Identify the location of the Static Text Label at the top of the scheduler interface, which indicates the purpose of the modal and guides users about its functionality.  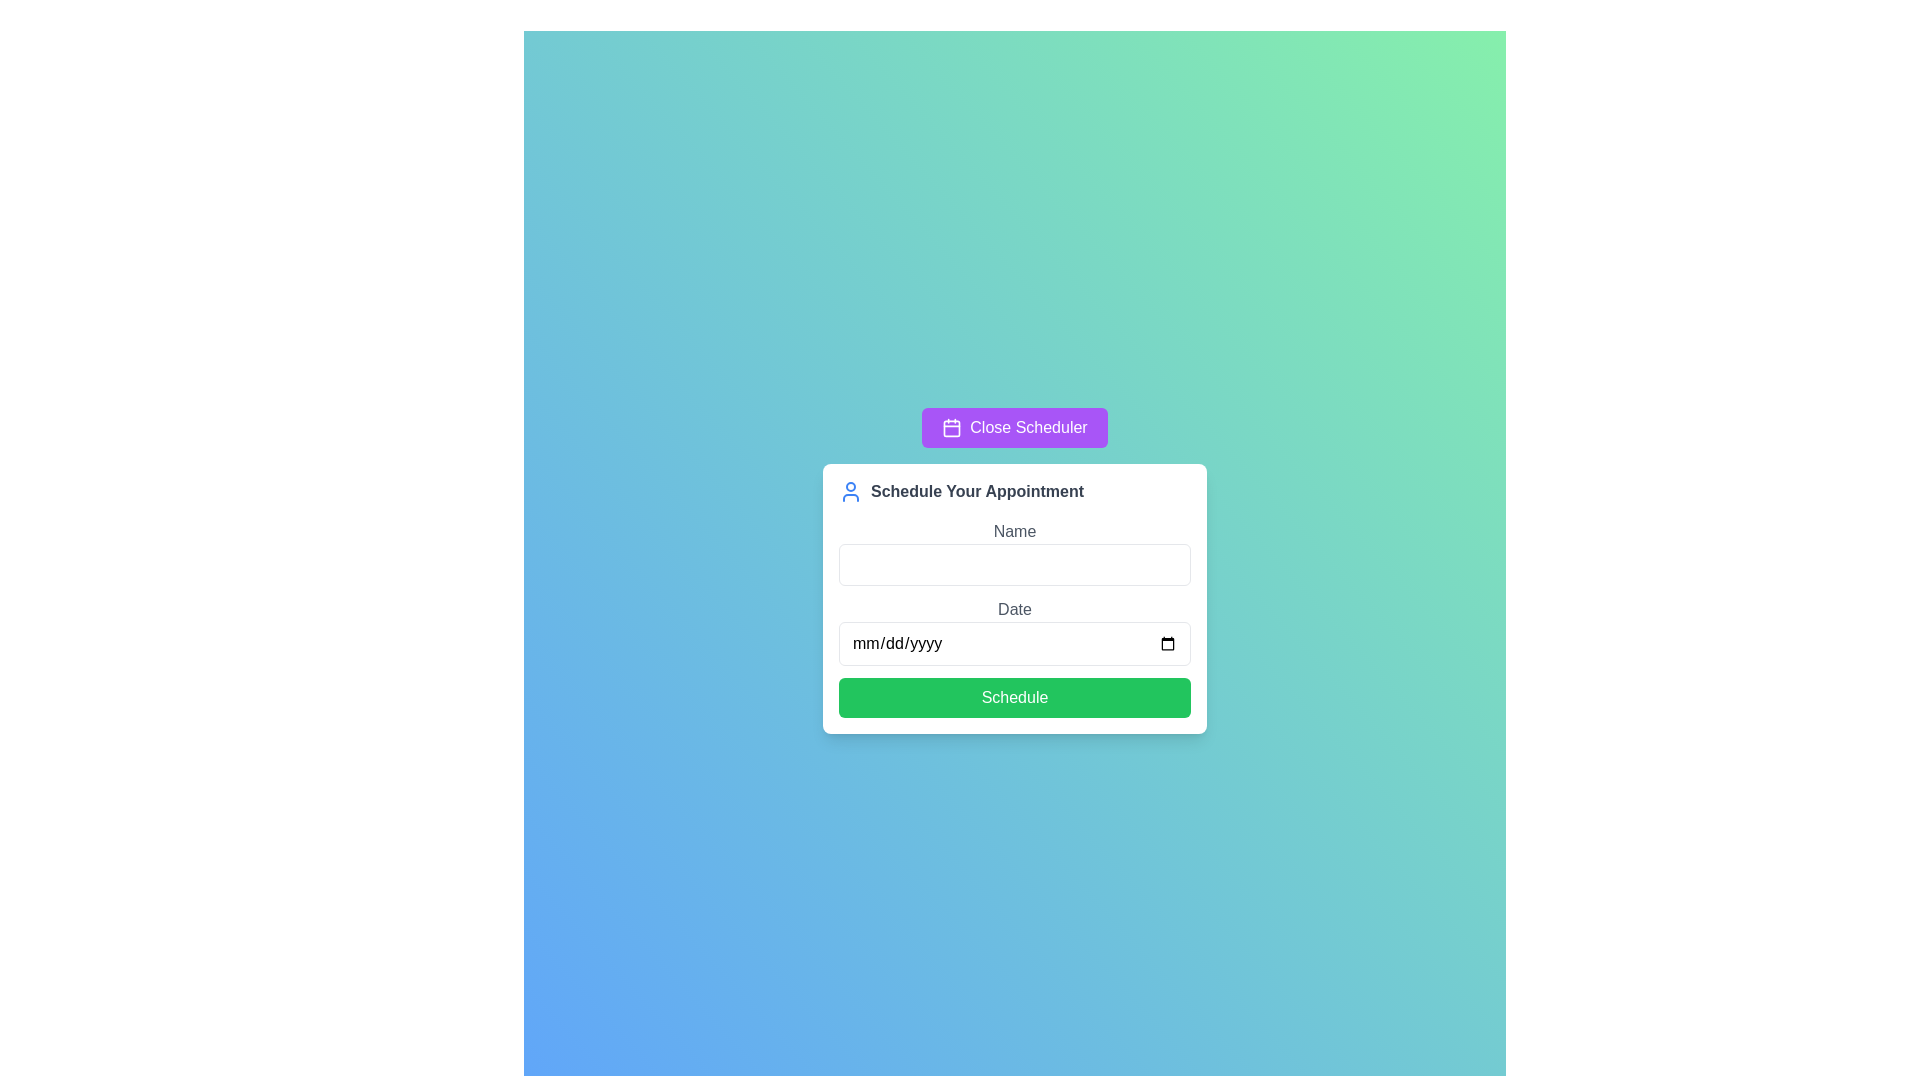
(977, 492).